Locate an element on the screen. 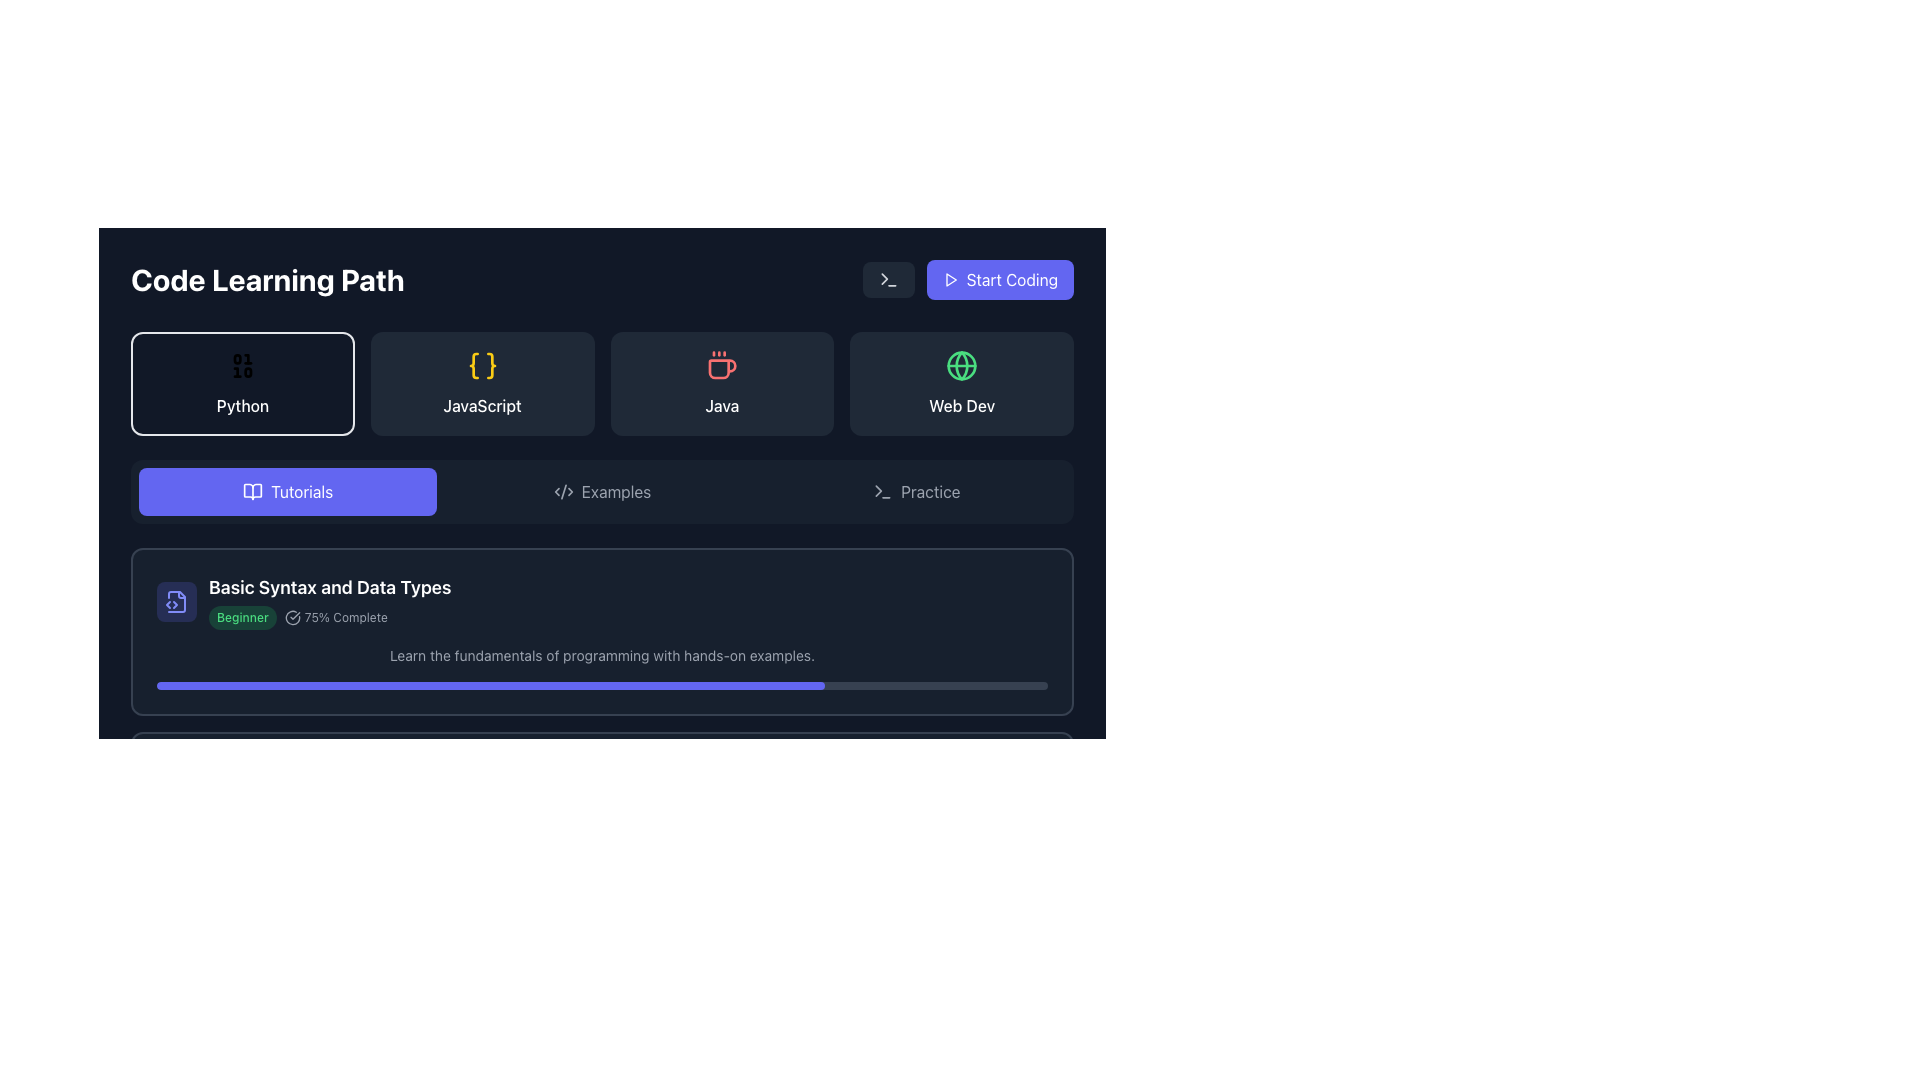  the 'JavaScript' button, which is a rectangular button with a dark background, rounded corners, a yellow braces icon at the center, and the text 'JavaScript' in white below the icon is located at coordinates (482, 384).